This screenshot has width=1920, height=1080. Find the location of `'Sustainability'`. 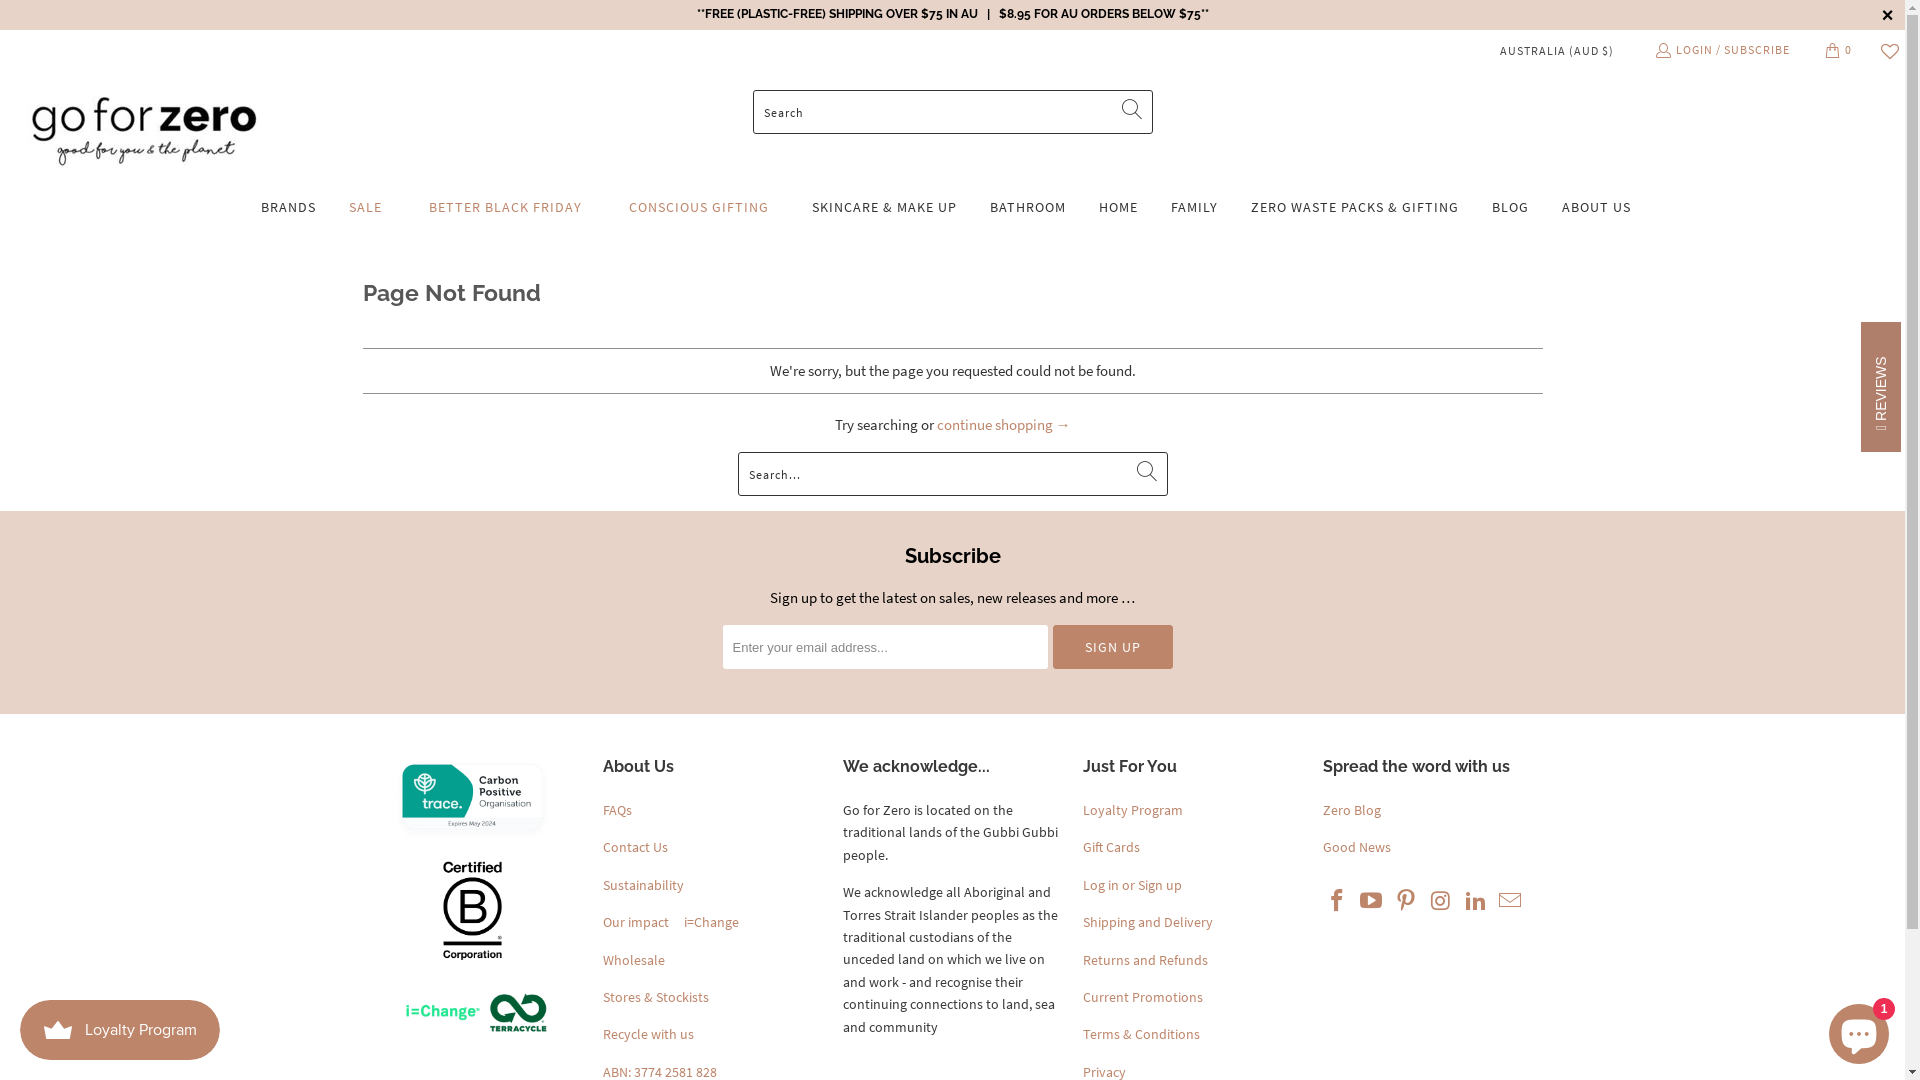

'Sustainability' is located at coordinates (642, 883).